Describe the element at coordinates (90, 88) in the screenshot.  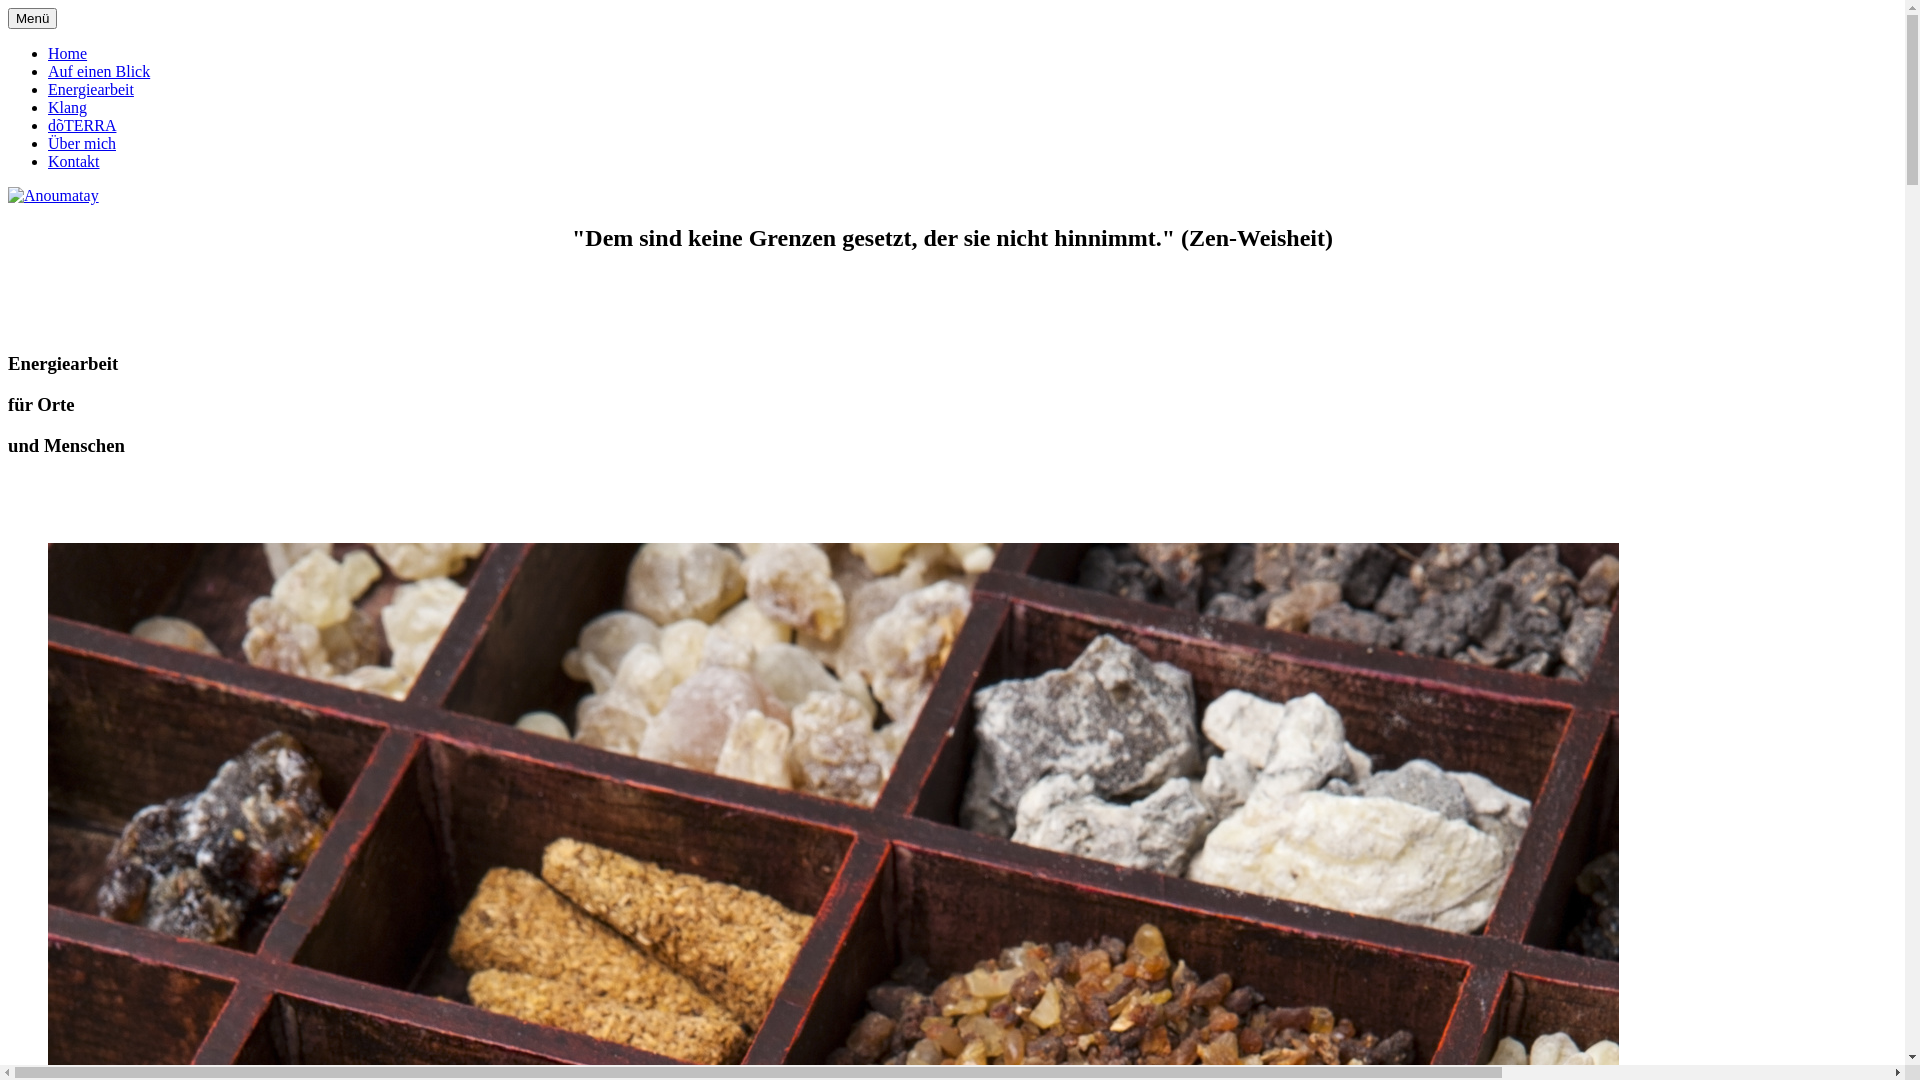
I see `'Energiearbeit'` at that location.